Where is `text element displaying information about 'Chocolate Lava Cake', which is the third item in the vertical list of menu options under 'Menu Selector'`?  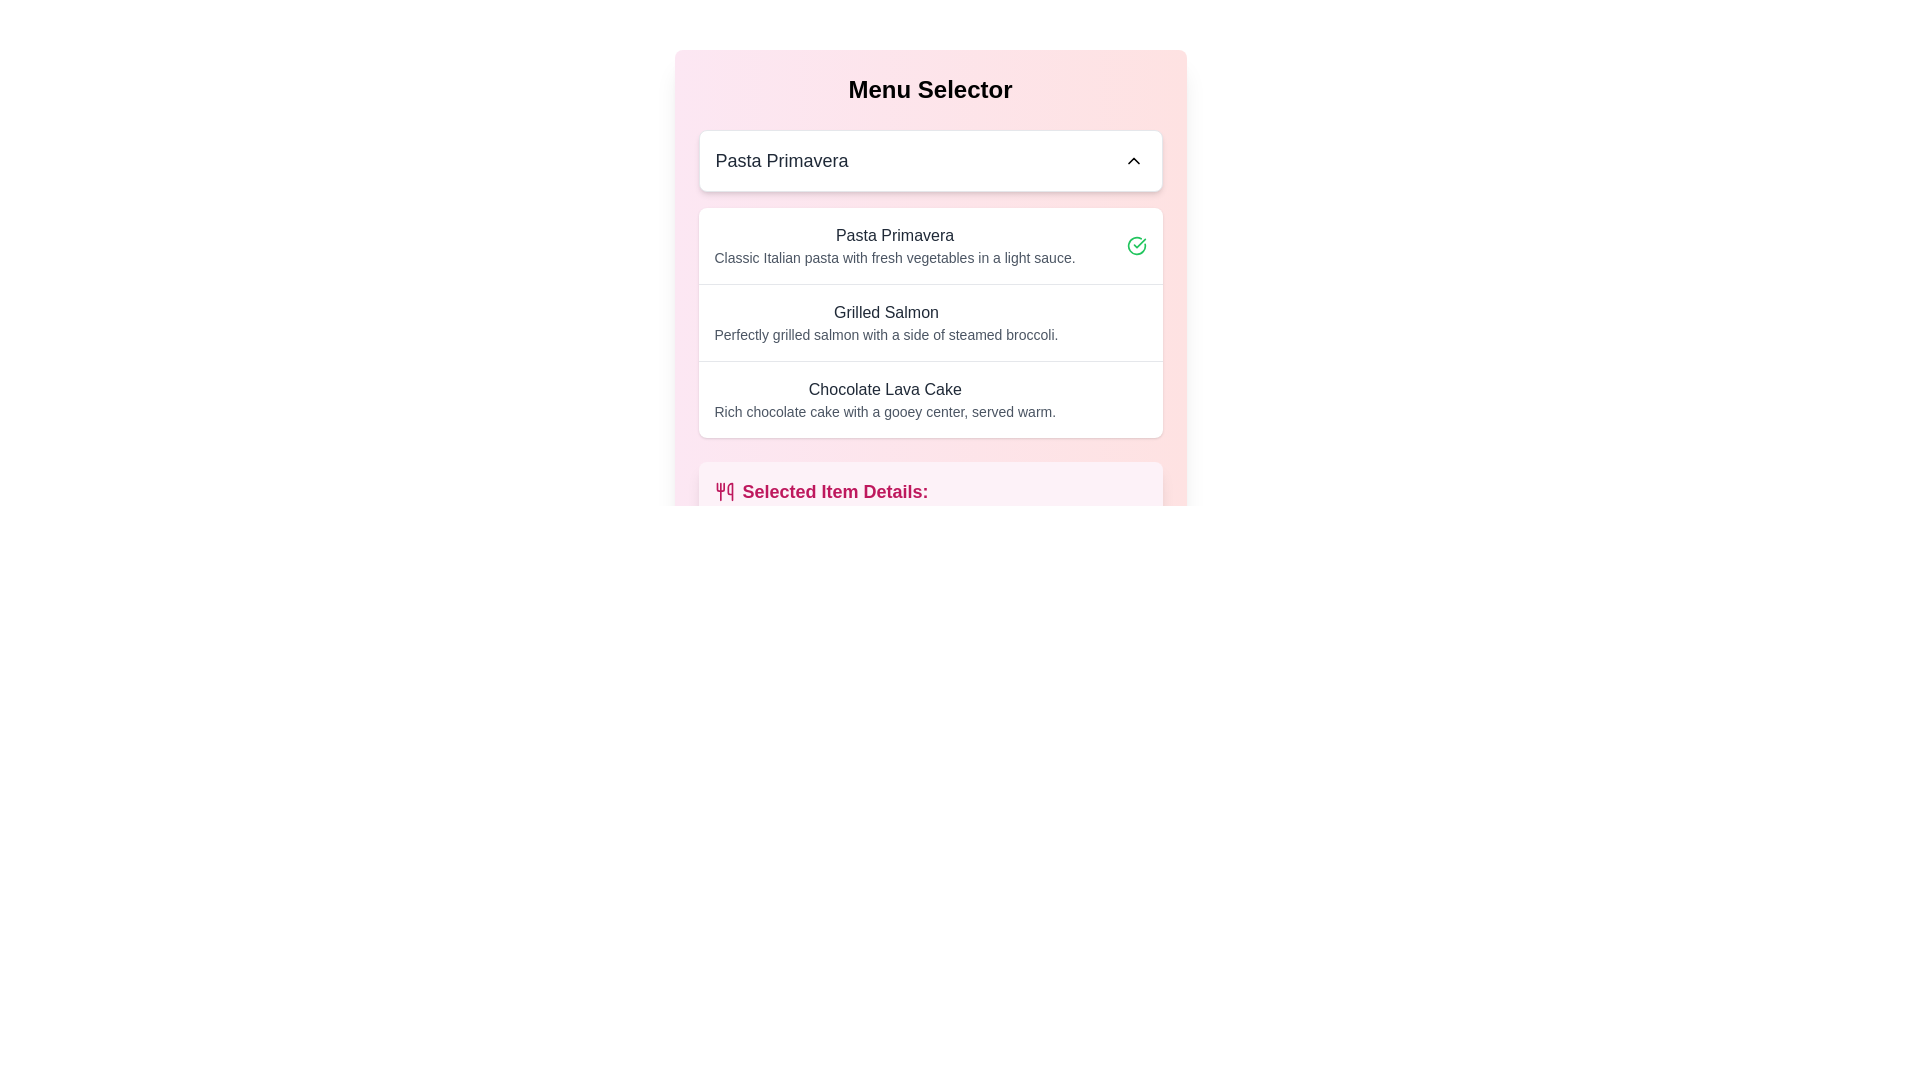
text element displaying information about 'Chocolate Lava Cake', which is the third item in the vertical list of menu options under 'Menu Selector' is located at coordinates (884, 400).